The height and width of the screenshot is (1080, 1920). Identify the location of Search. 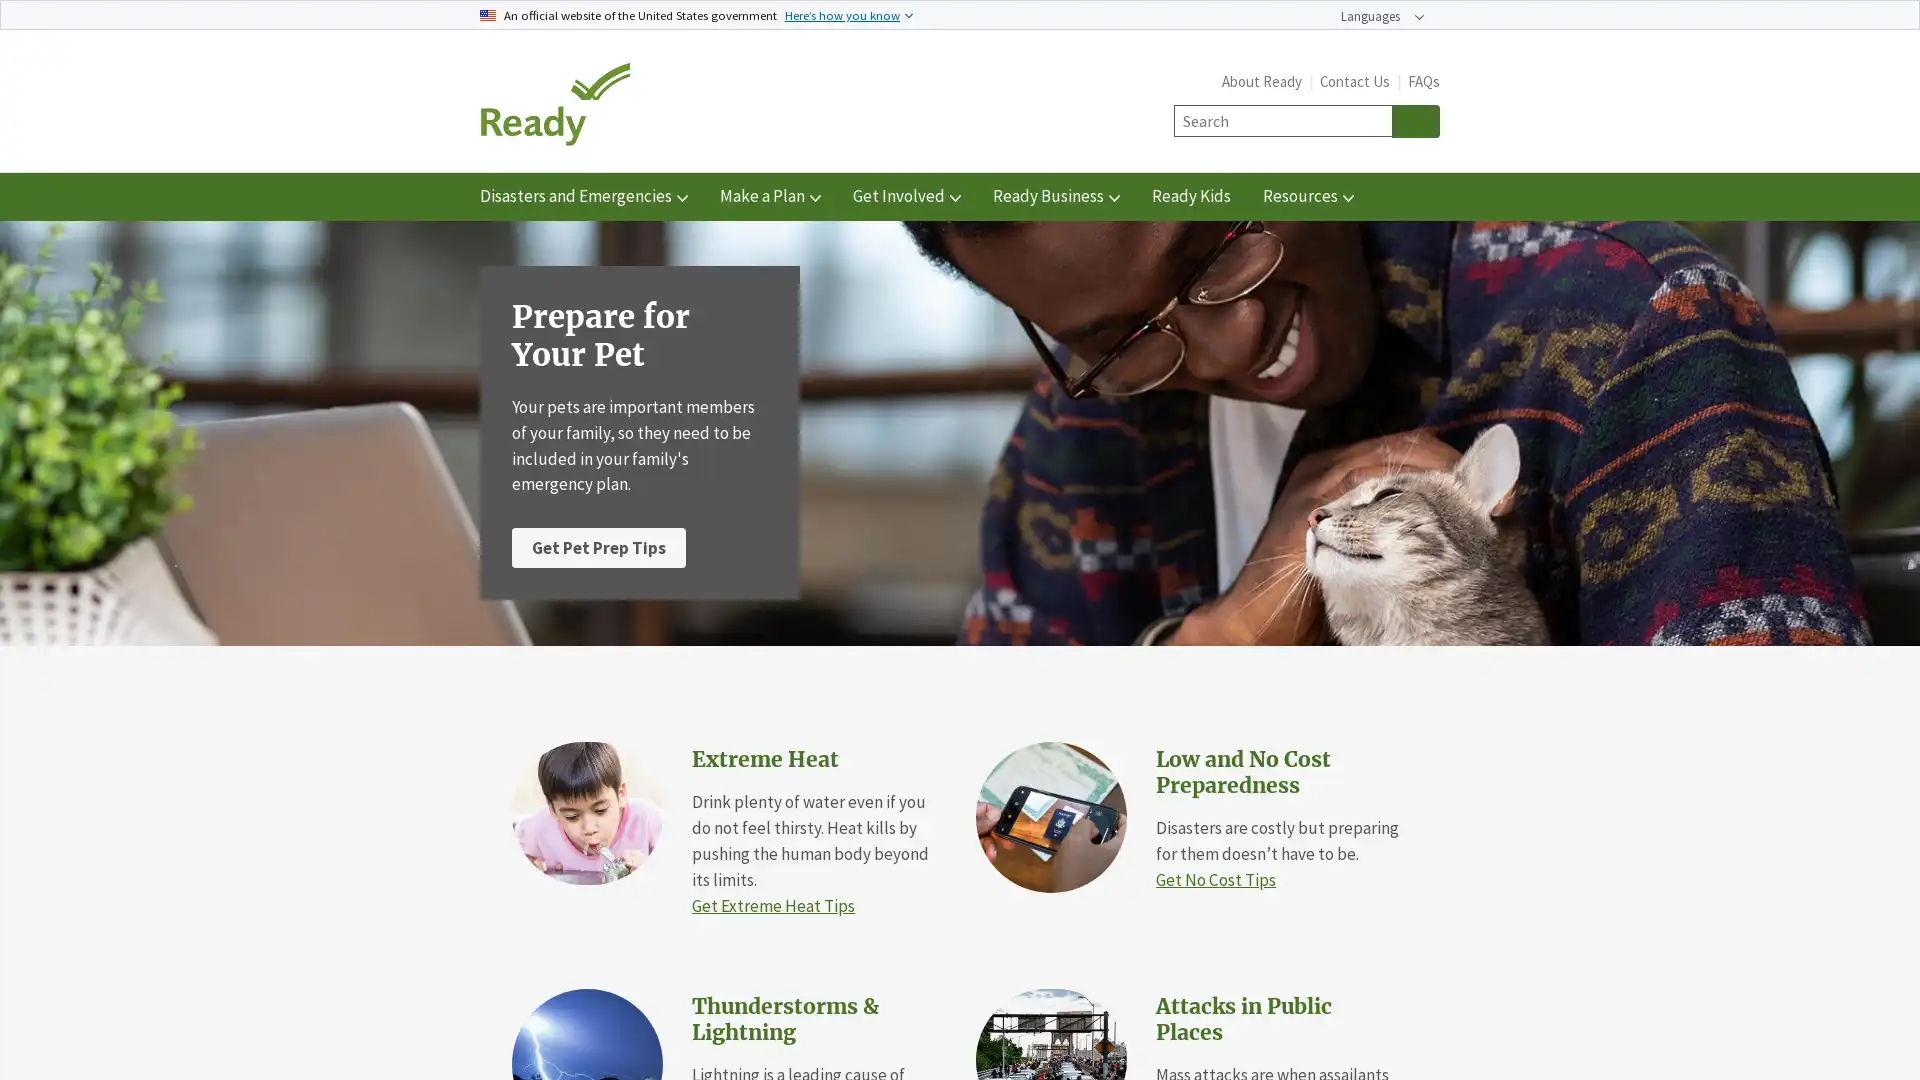
(1415, 120).